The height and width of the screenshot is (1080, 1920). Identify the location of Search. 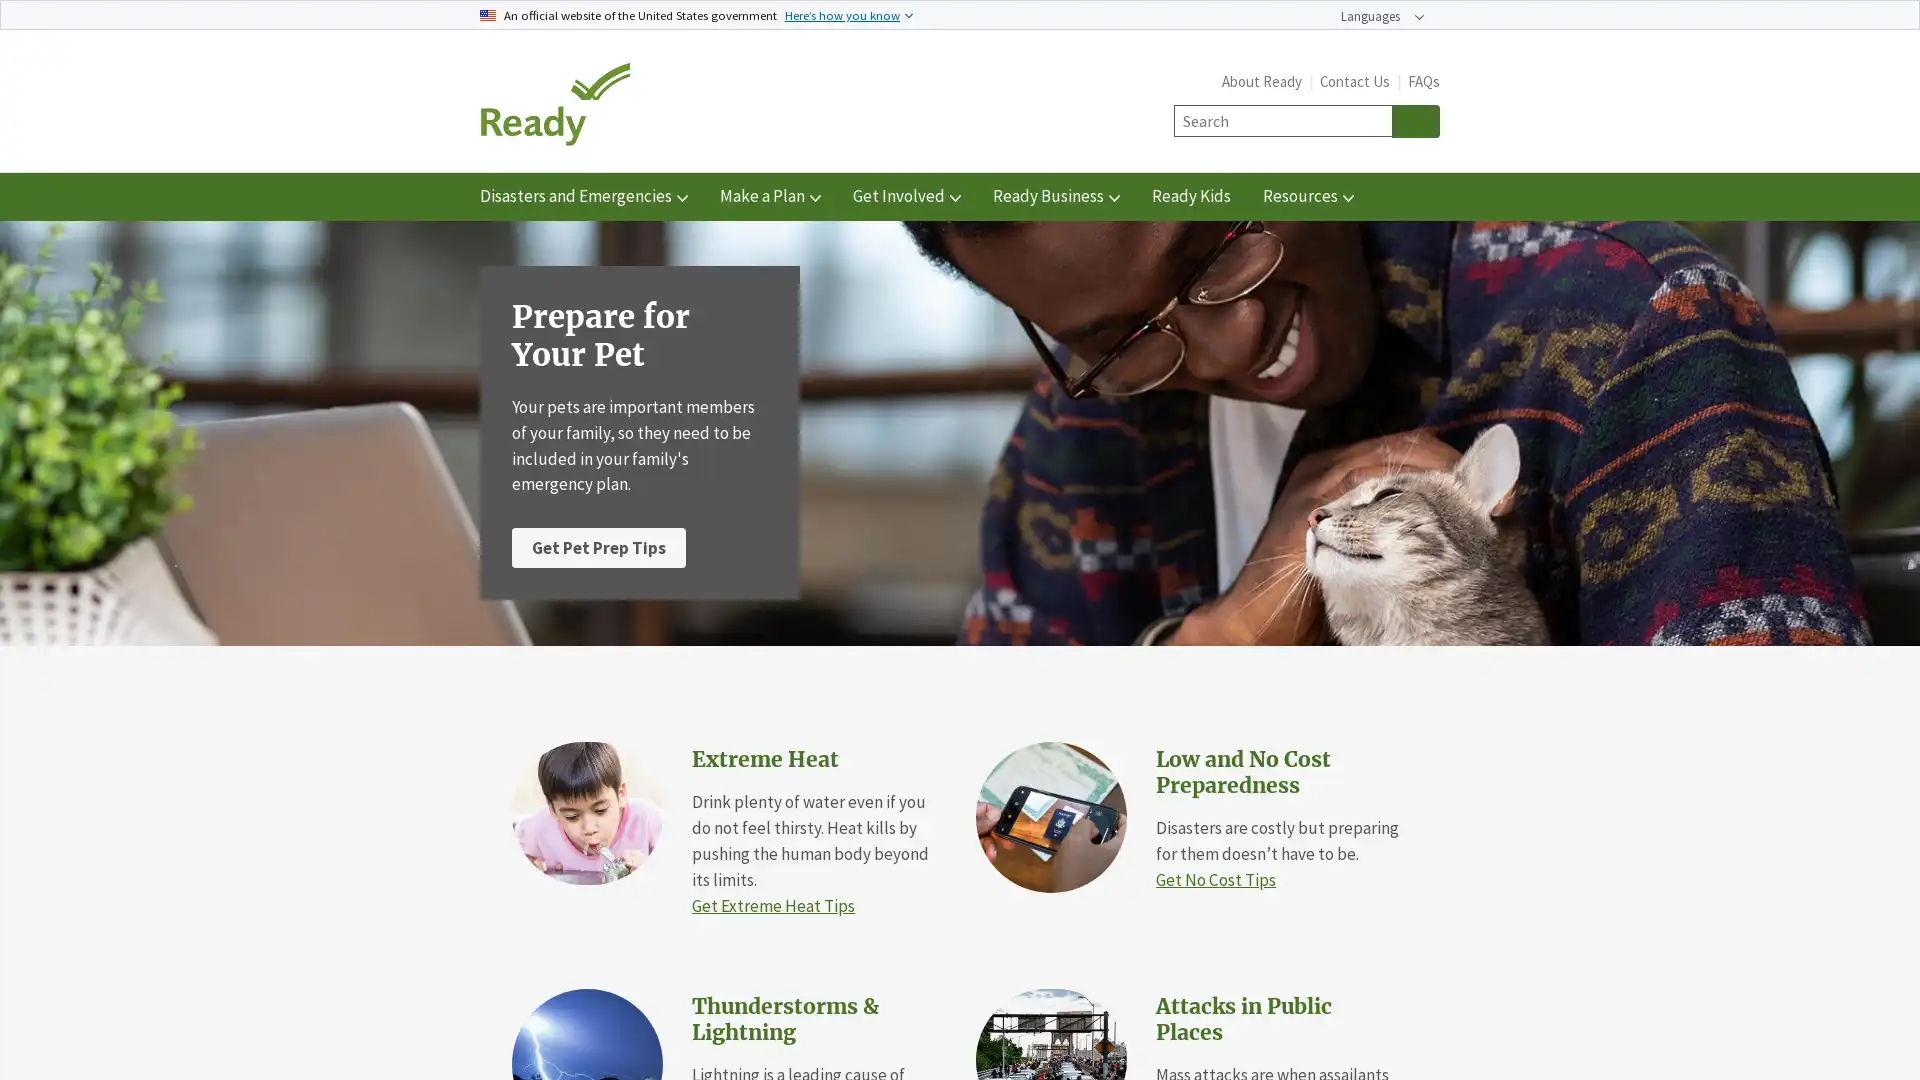
(1415, 120).